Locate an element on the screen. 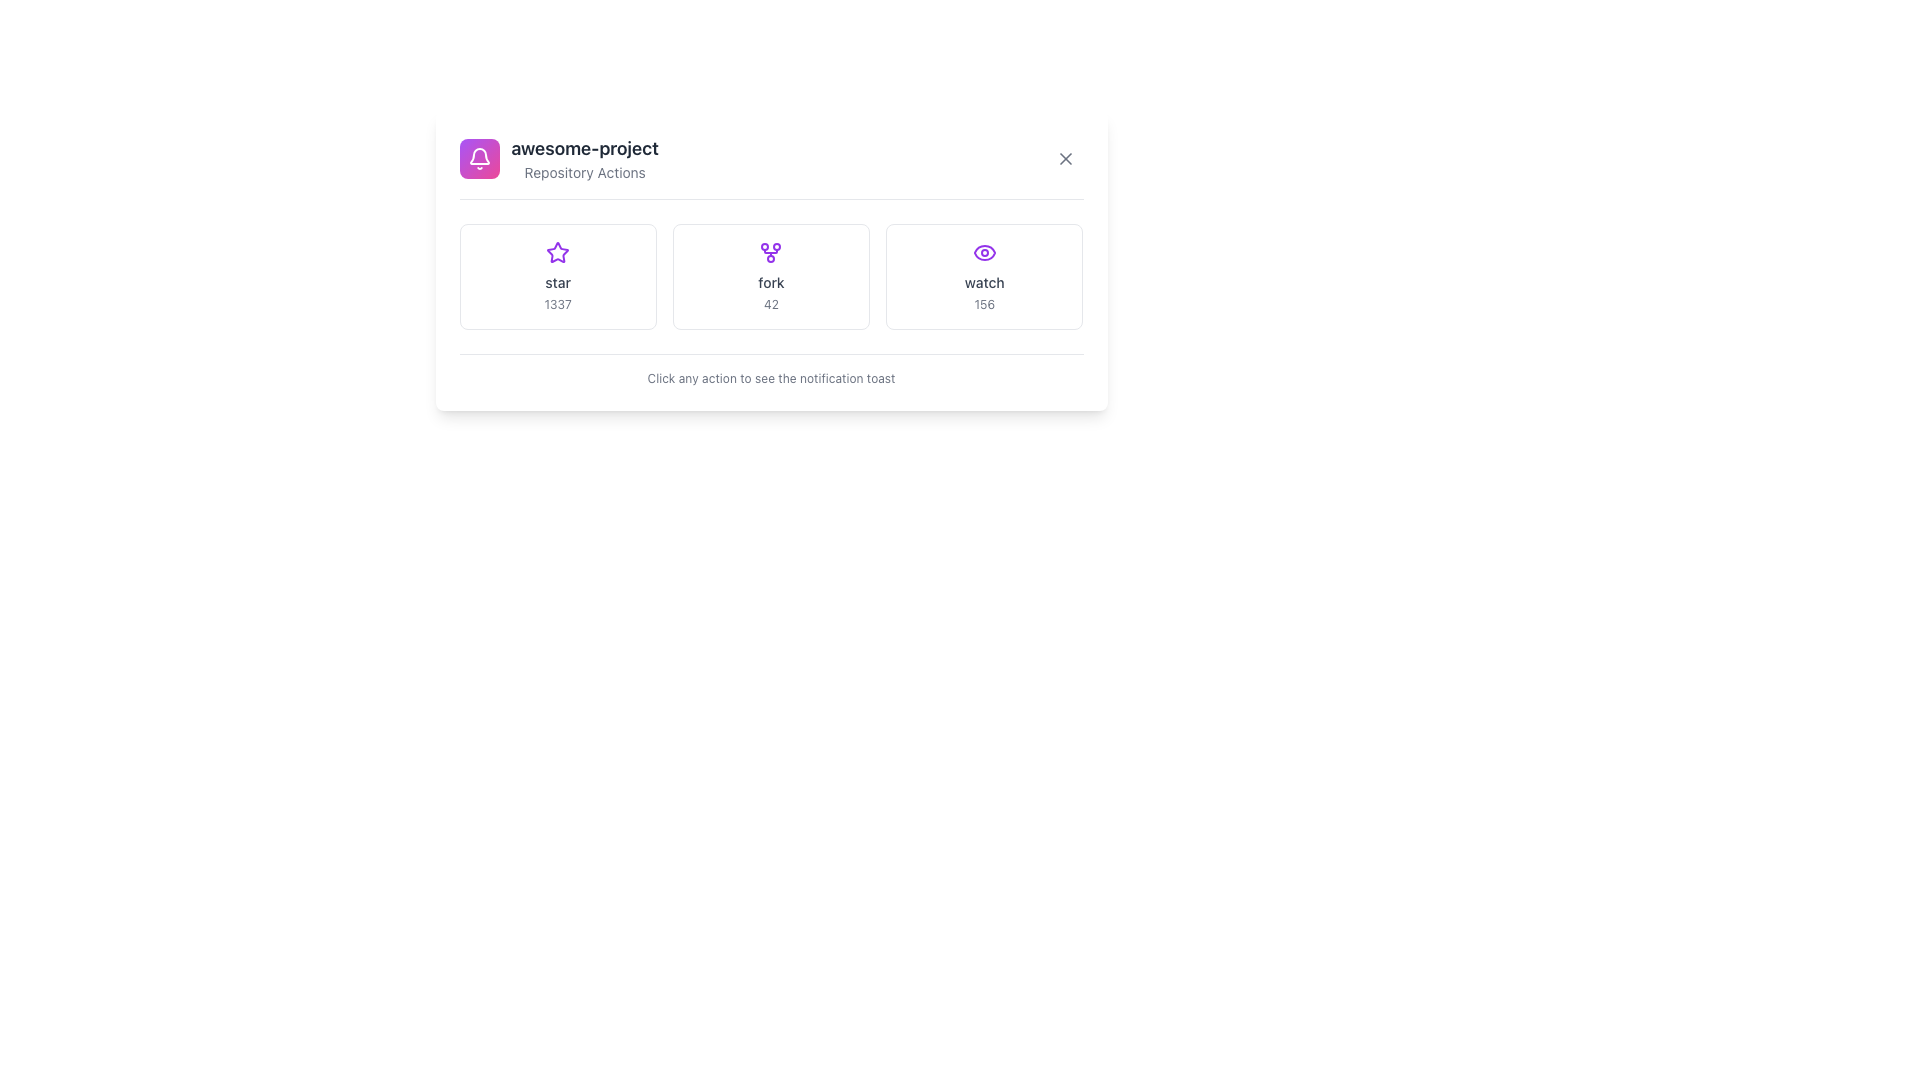 This screenshot has height=1080, width=1920. the close button located at the upper-right corner of the white card layout is located at coordinates (1064, 157).